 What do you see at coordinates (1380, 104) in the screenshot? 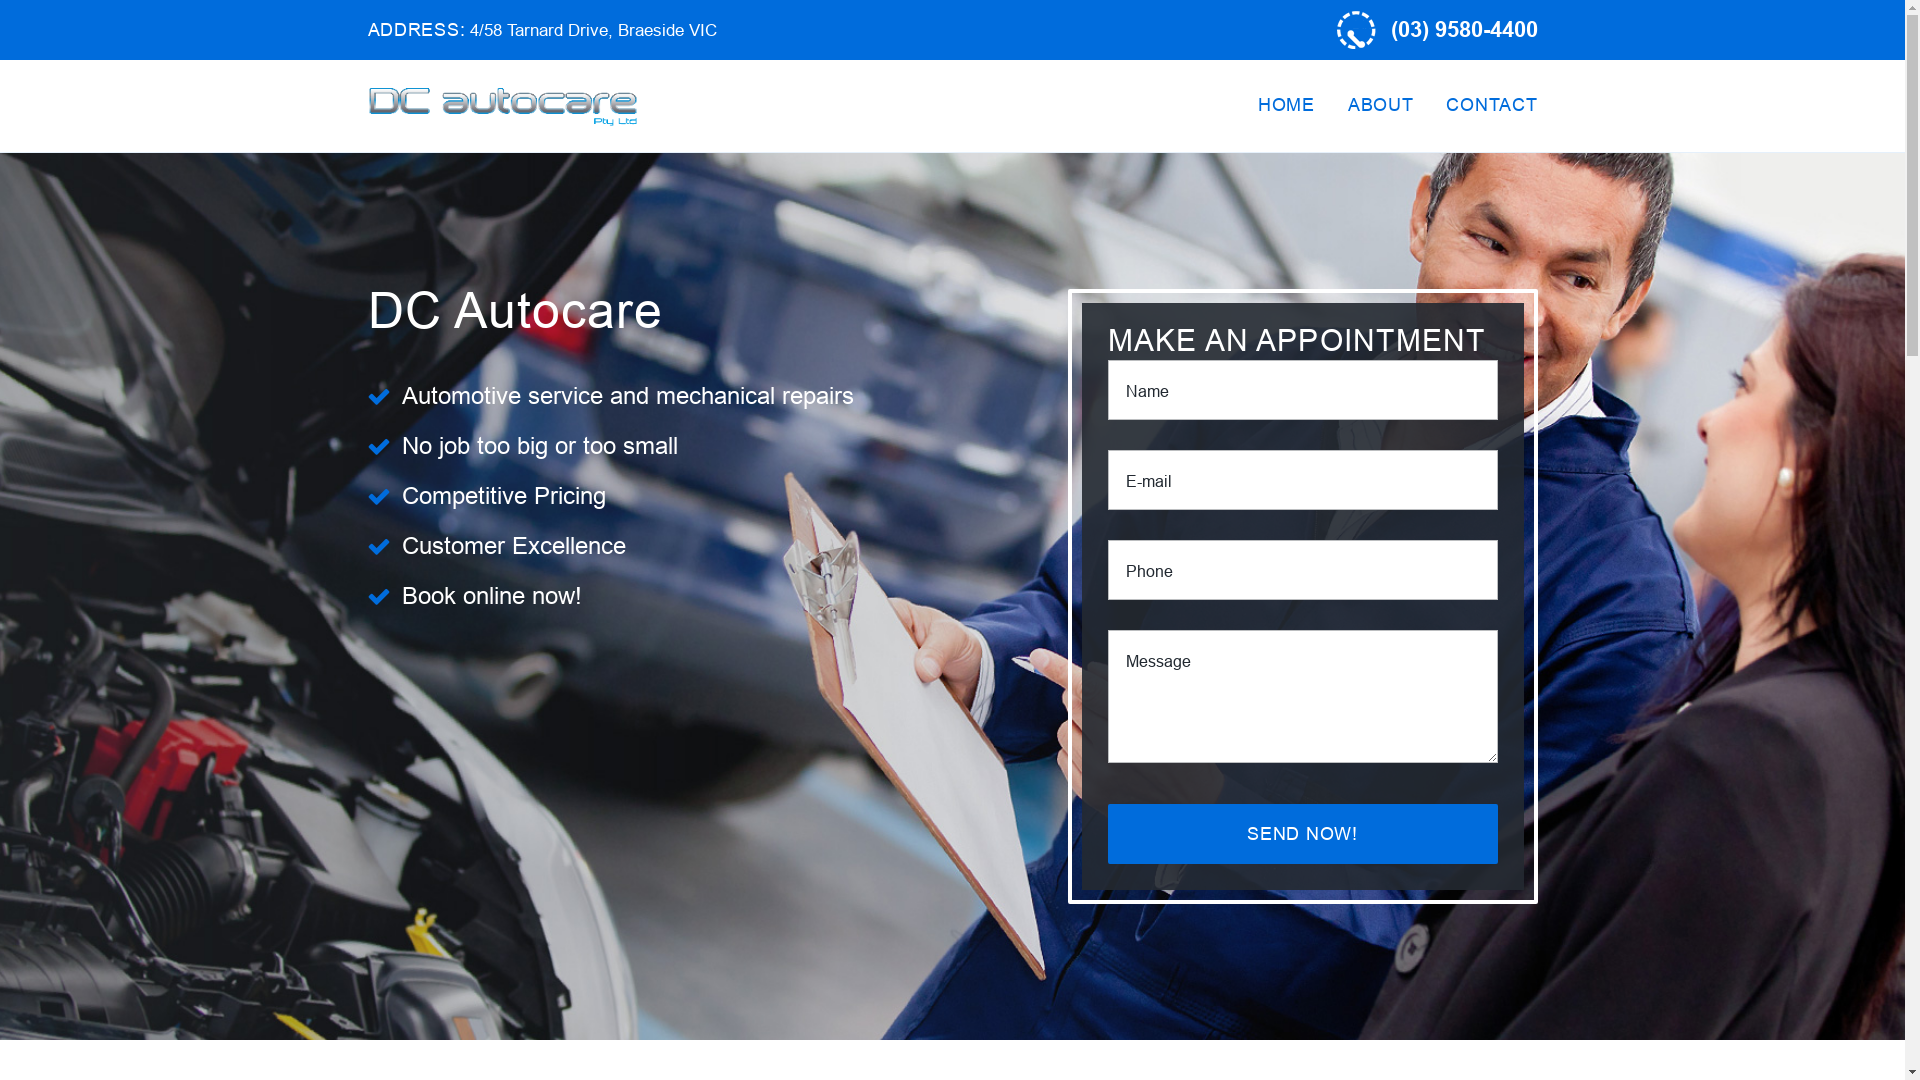
I see `'ABOUT'` at bounding box center [1380, 104].